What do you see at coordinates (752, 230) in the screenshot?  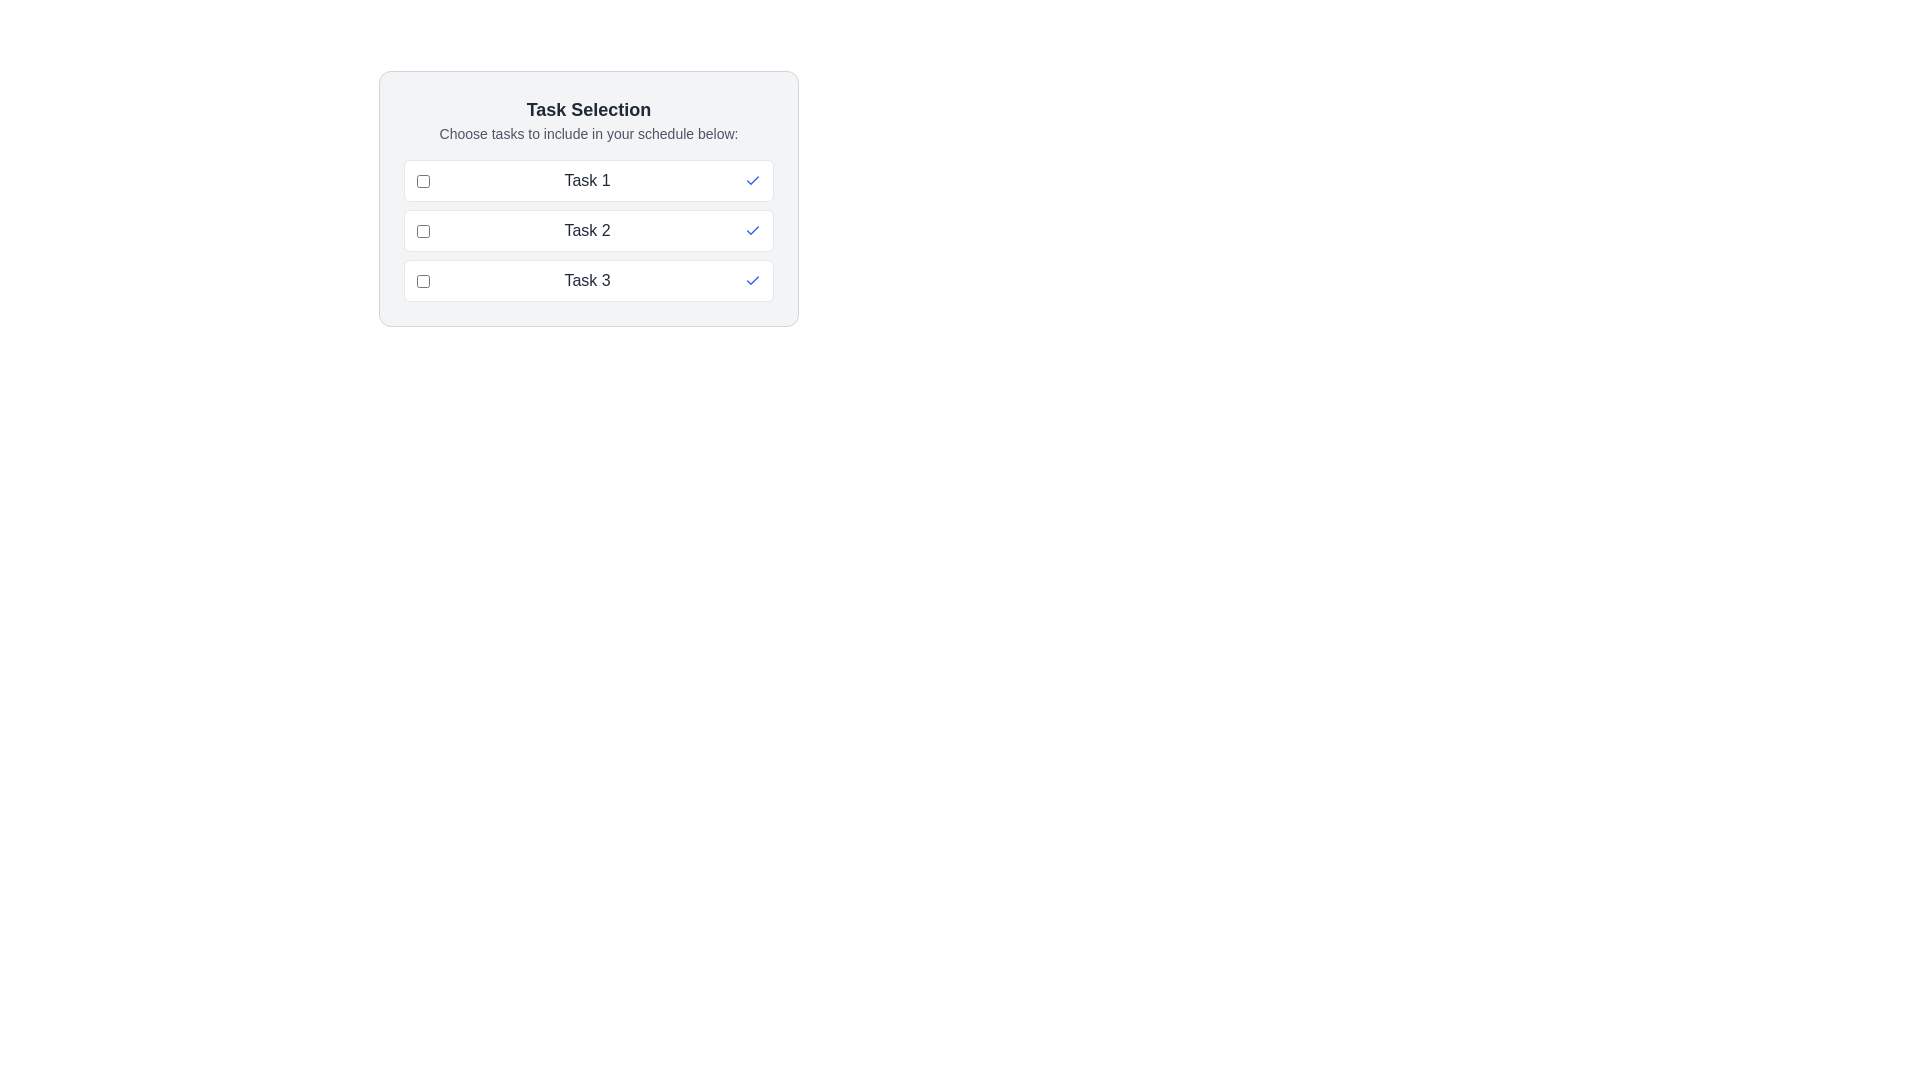 I see `the decorative icon indicating the selected status of 'Task 2' in the task selection interface` at bounding box center [752, 230].